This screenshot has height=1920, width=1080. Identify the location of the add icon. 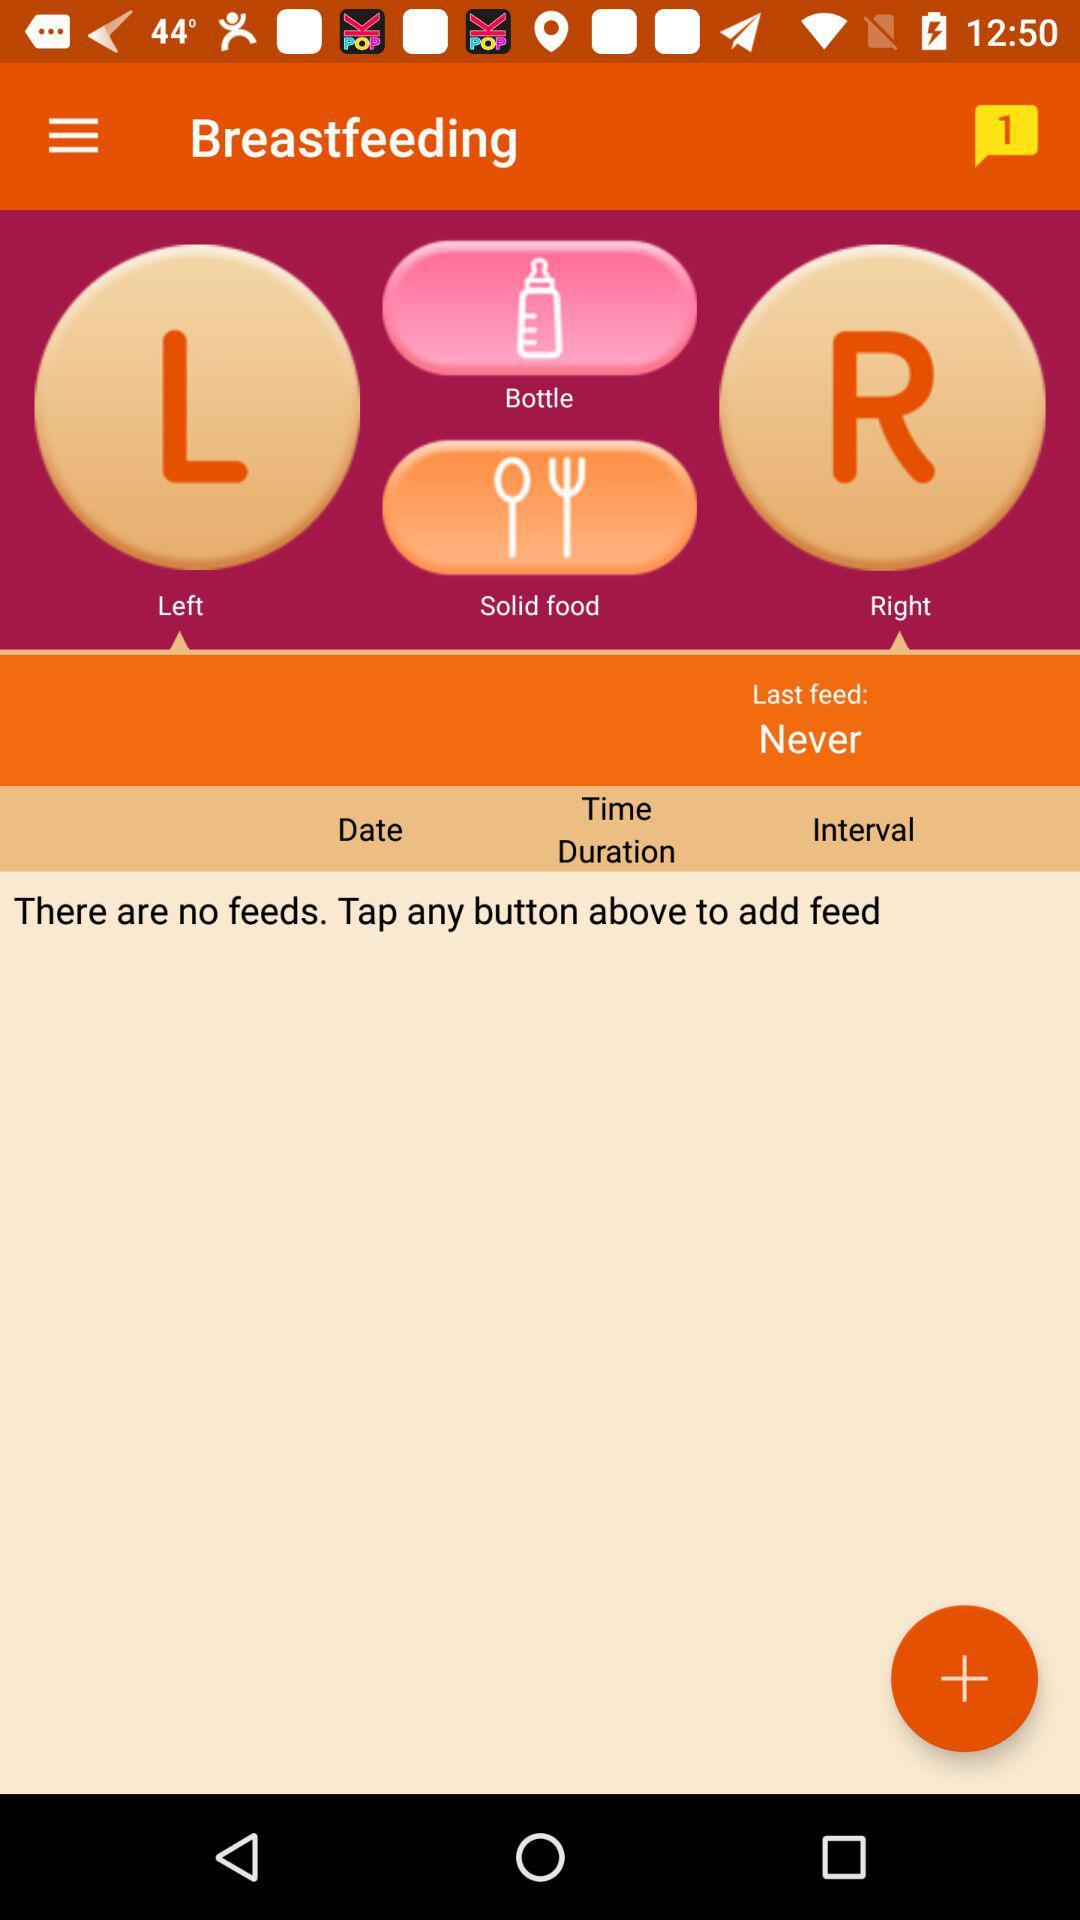
(963, 1678).